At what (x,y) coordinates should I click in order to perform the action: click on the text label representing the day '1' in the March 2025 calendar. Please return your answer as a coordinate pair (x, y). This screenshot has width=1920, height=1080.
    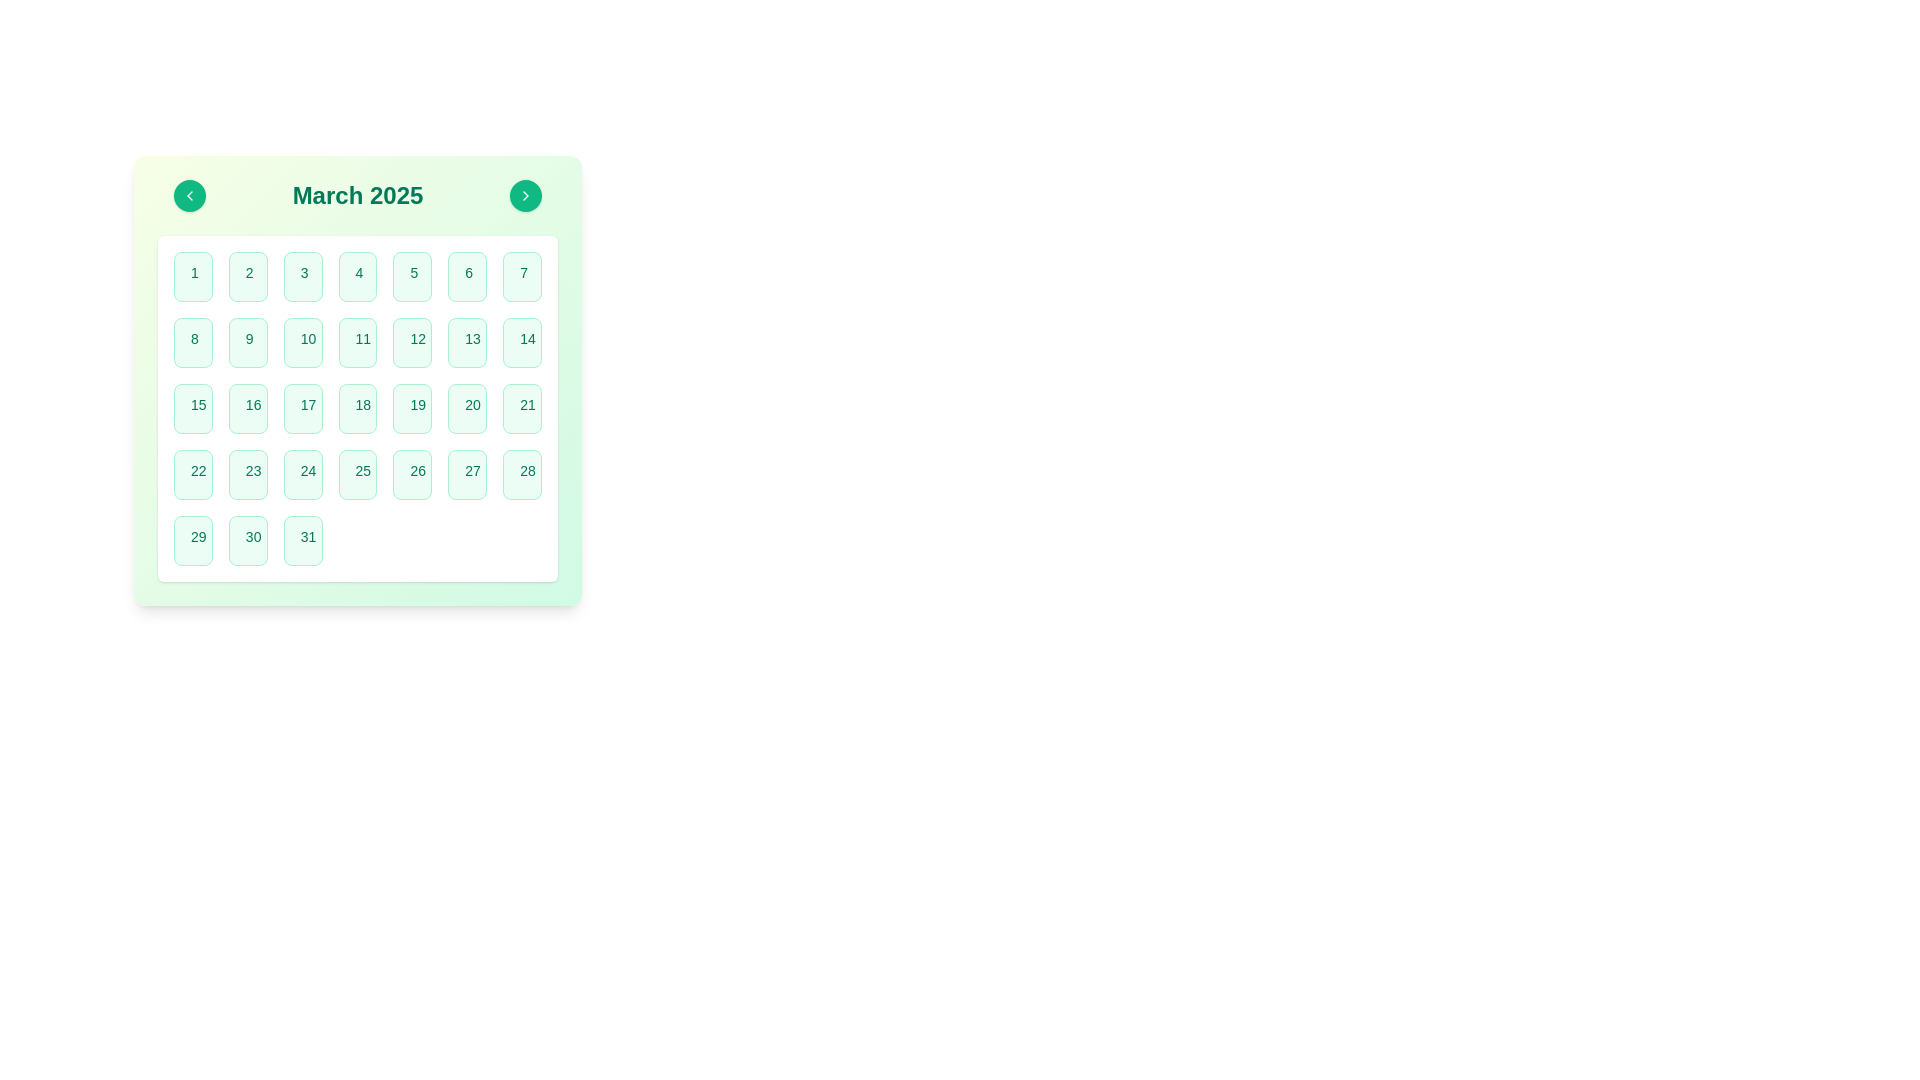
    Looking at the image, I should click on (194, 273).